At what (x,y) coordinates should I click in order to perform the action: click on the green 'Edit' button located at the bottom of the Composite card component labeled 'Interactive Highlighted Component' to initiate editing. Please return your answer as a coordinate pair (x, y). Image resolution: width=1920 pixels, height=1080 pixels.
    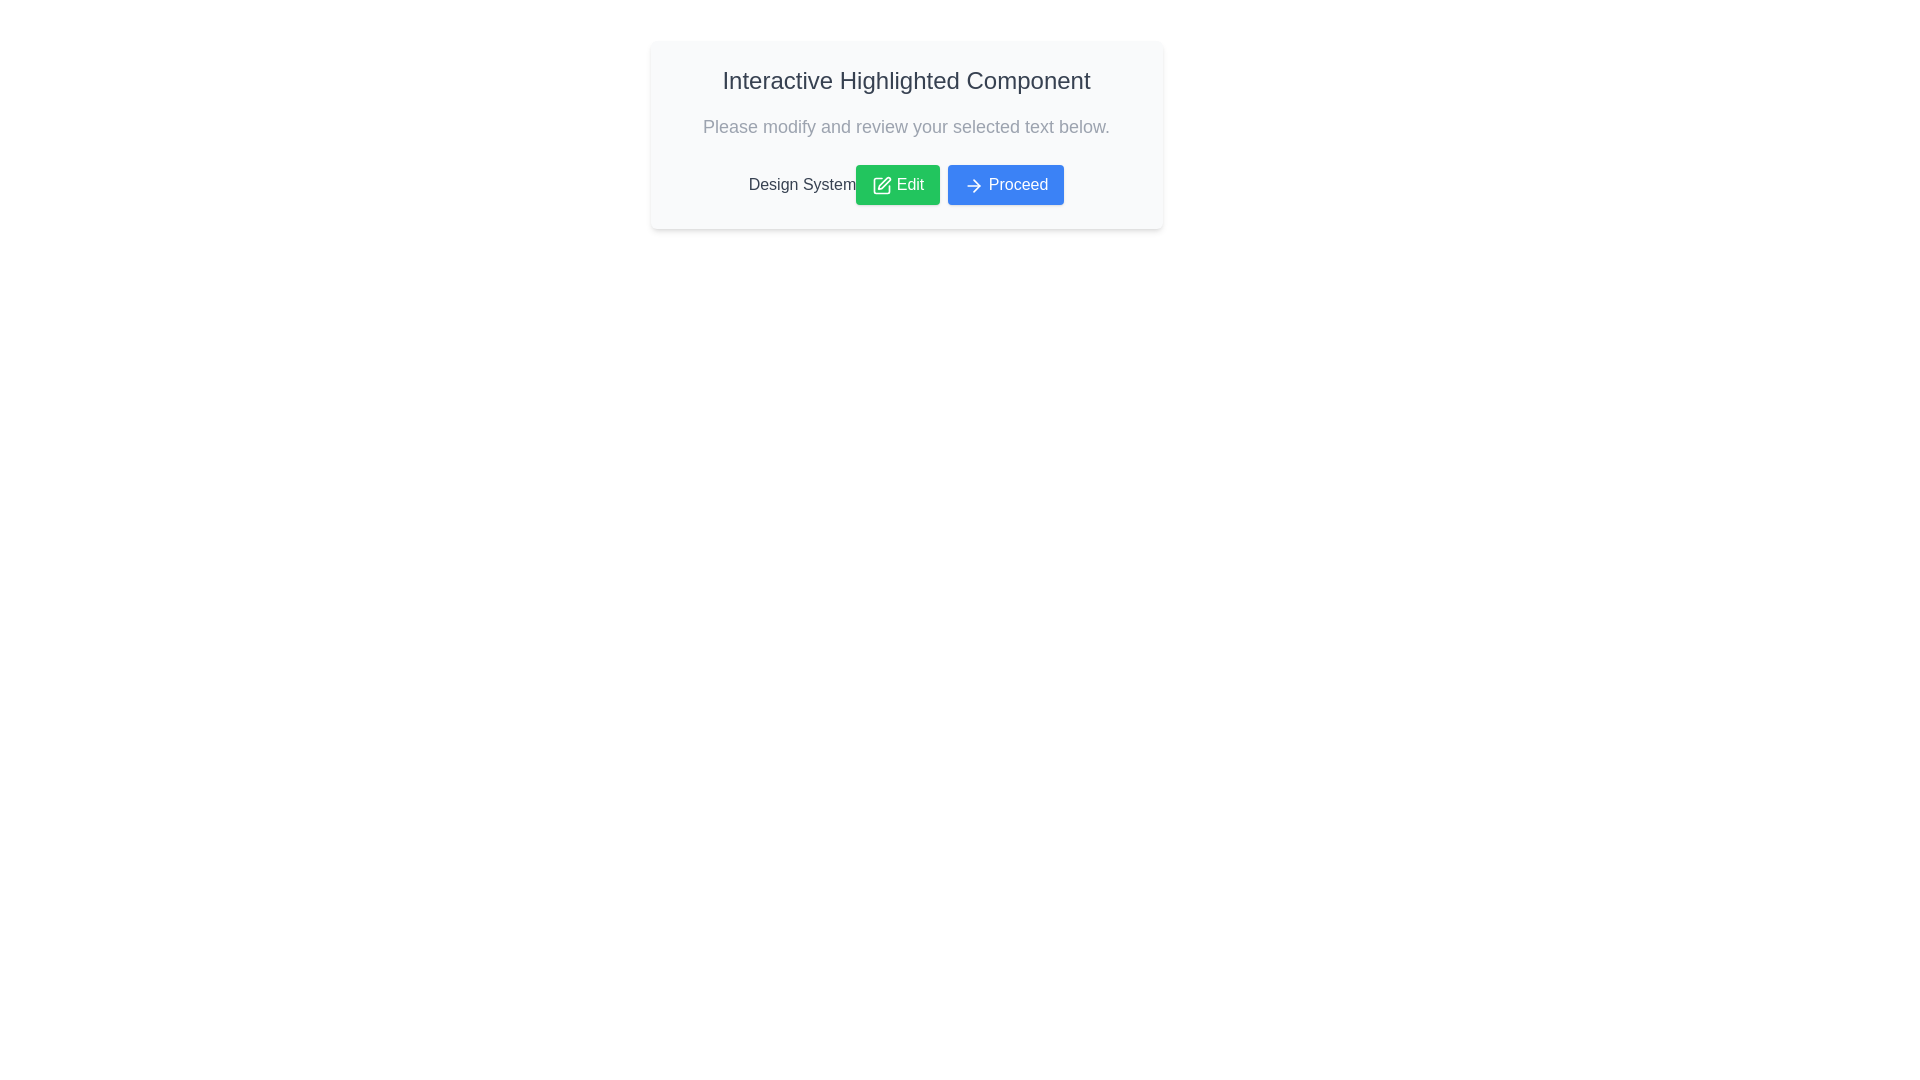
    Looking at the image, I should click on (905, 135).